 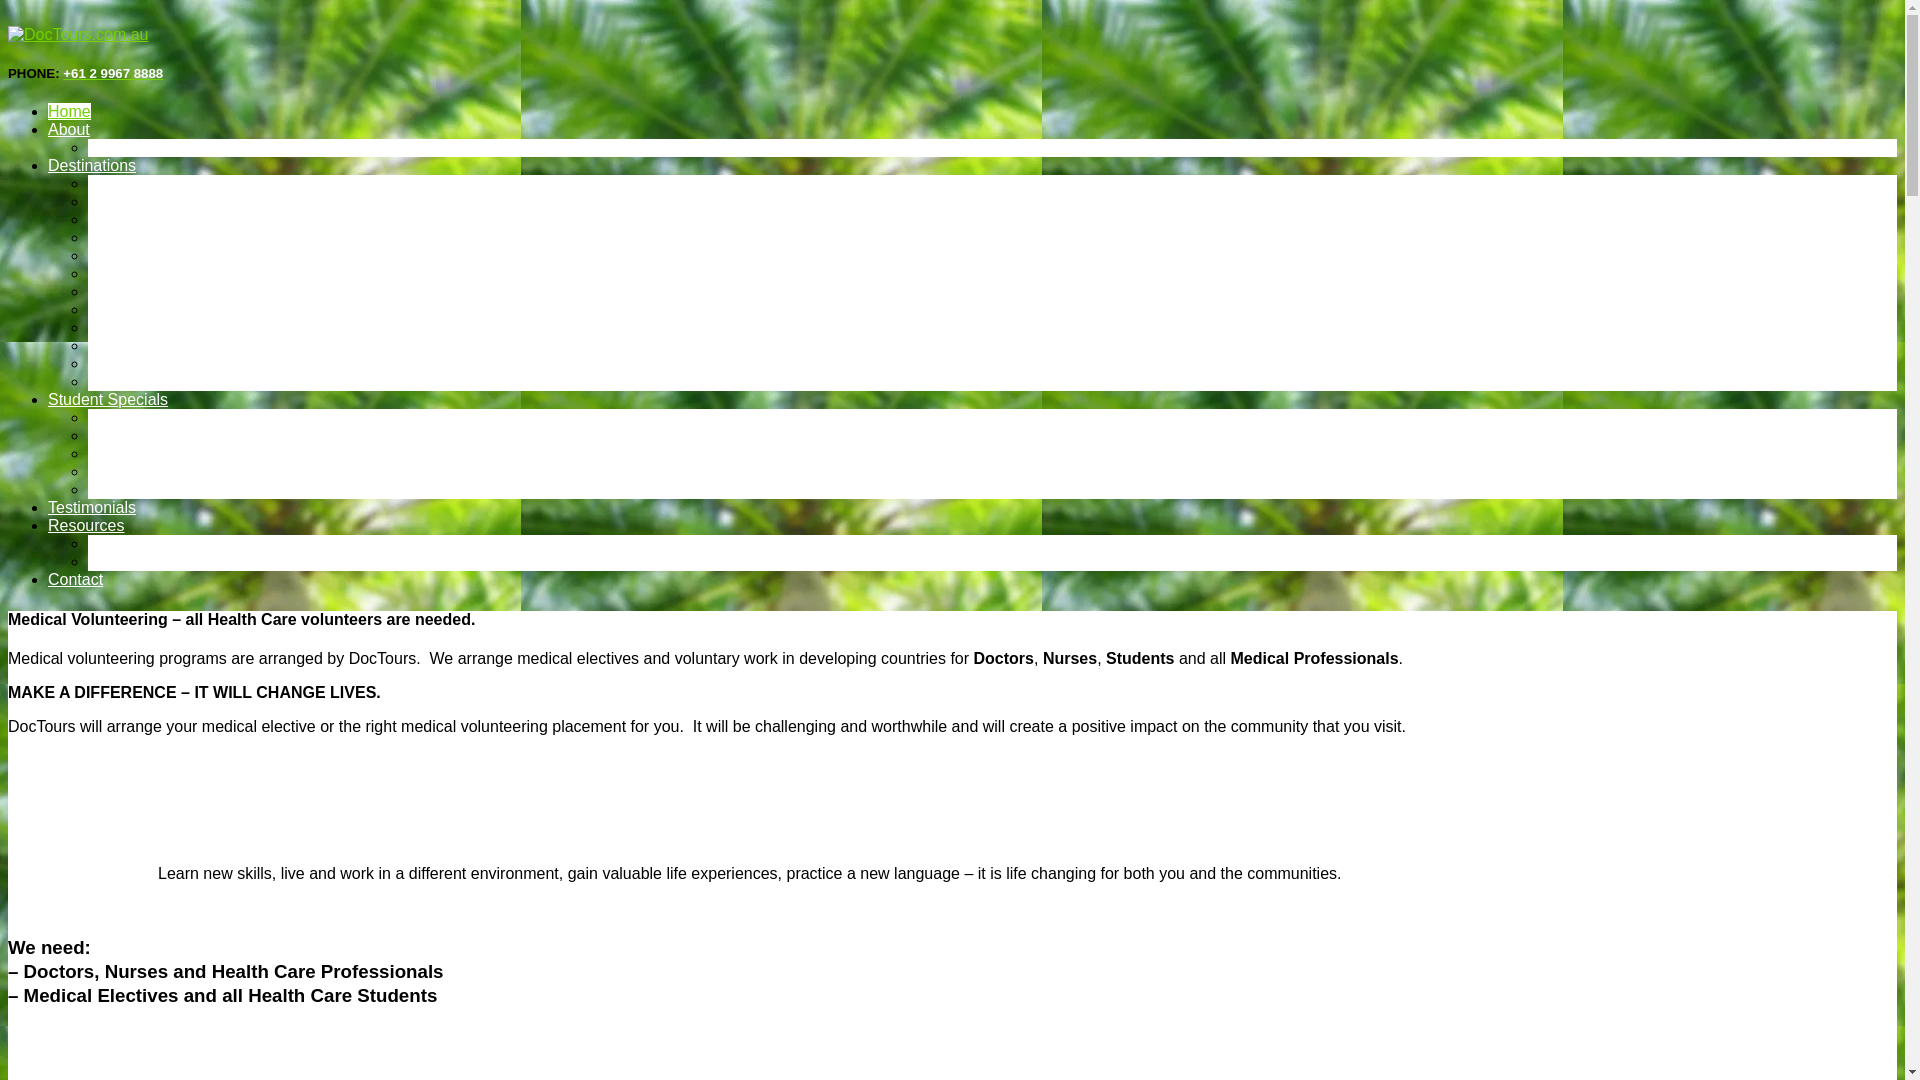 I want to click on '+61 2 9967 8888', so click(x=112, y=72).